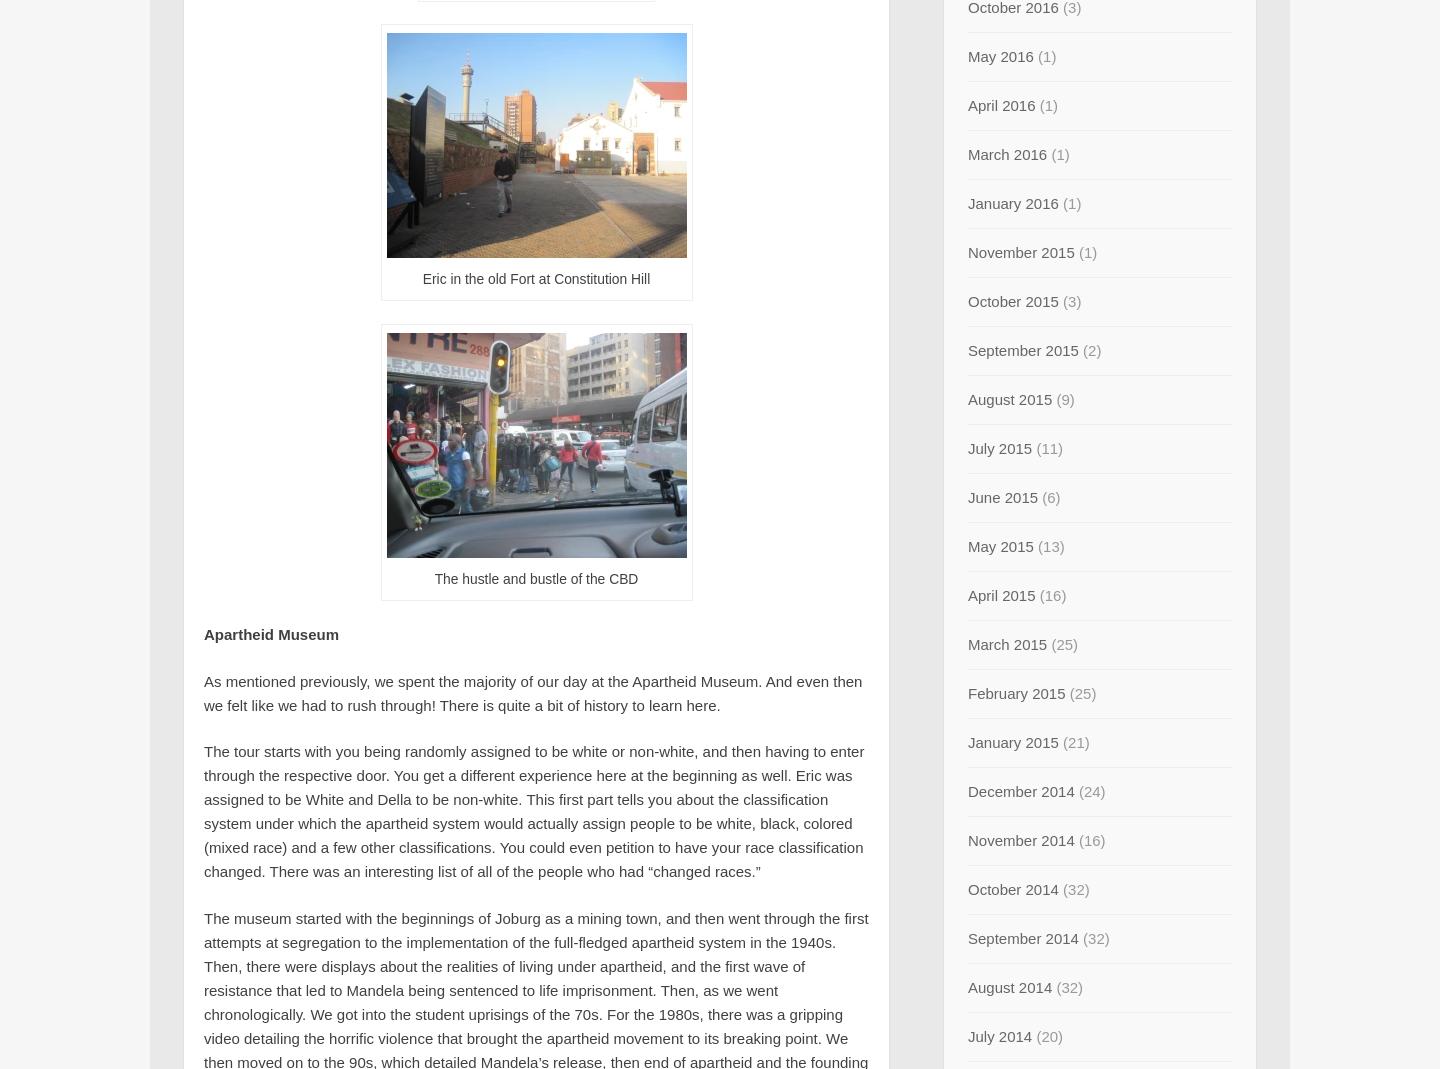 The width and height of the screenshot is (1440, 1069). What do you see at coordinates (1019, 251) in the screenshot?
I see `'November 2015'` at bounding box center [1019, 251].